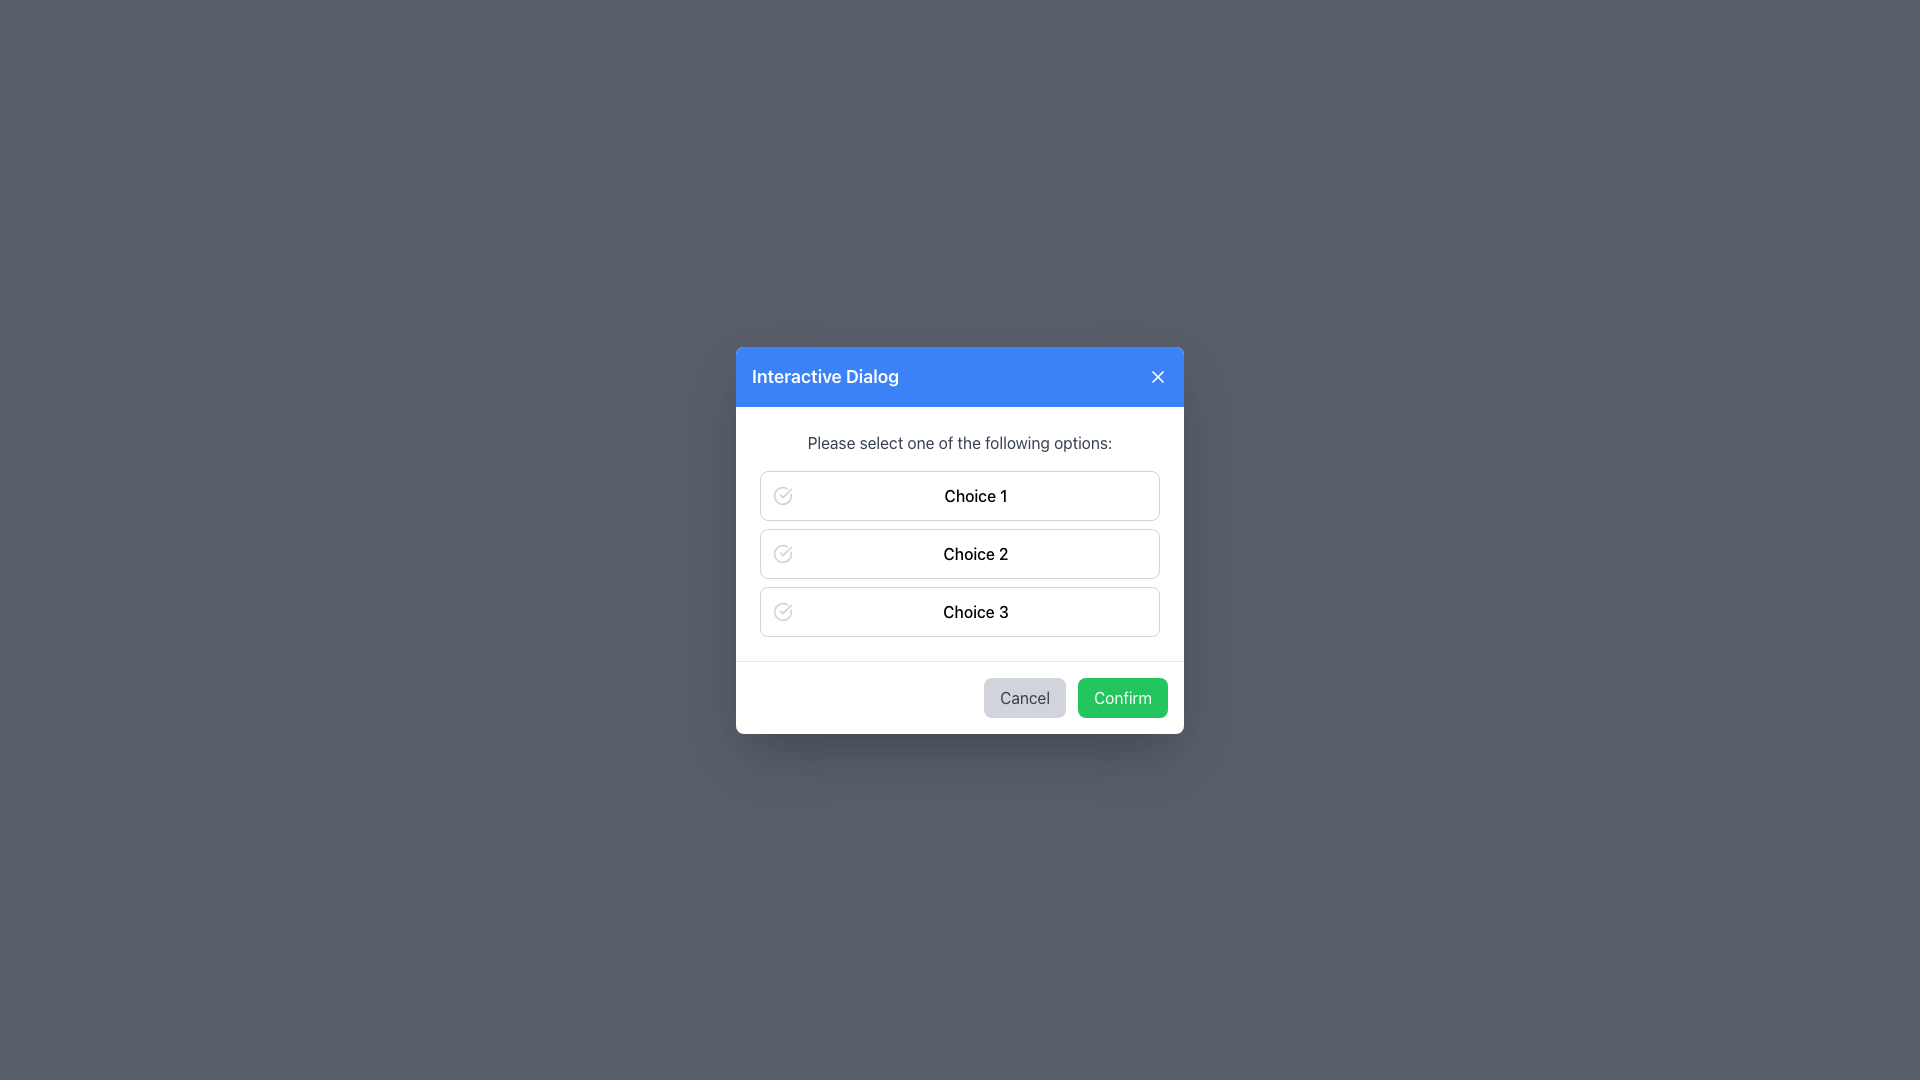 The image size is (1920, 1080). Describe the element at coordinates (960, 553) in the screenshot. I see `the selectable list item labeled 'Choice 2', which features a checkmark icon and is styled with rounded corners, located in a vertical list of options` at that location.